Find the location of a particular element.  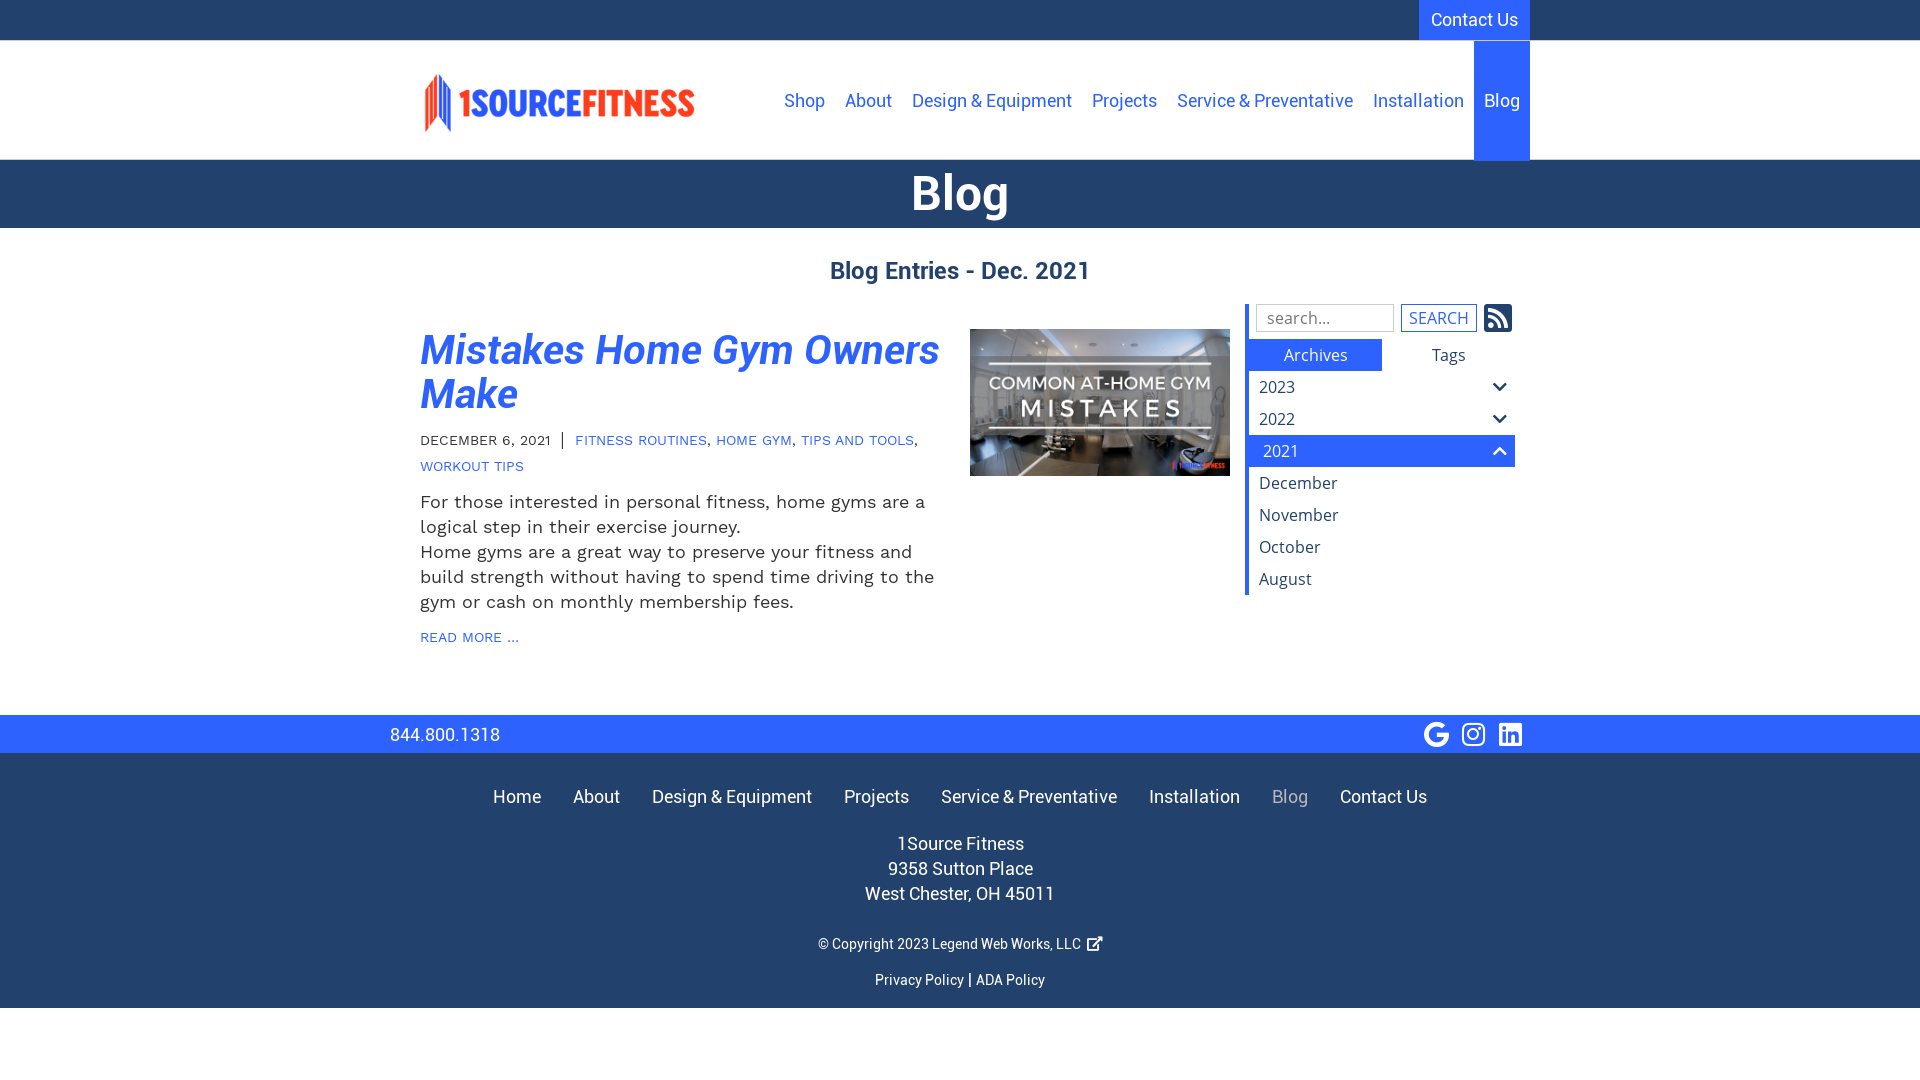

'Home' is located at coordinates (521, 795).